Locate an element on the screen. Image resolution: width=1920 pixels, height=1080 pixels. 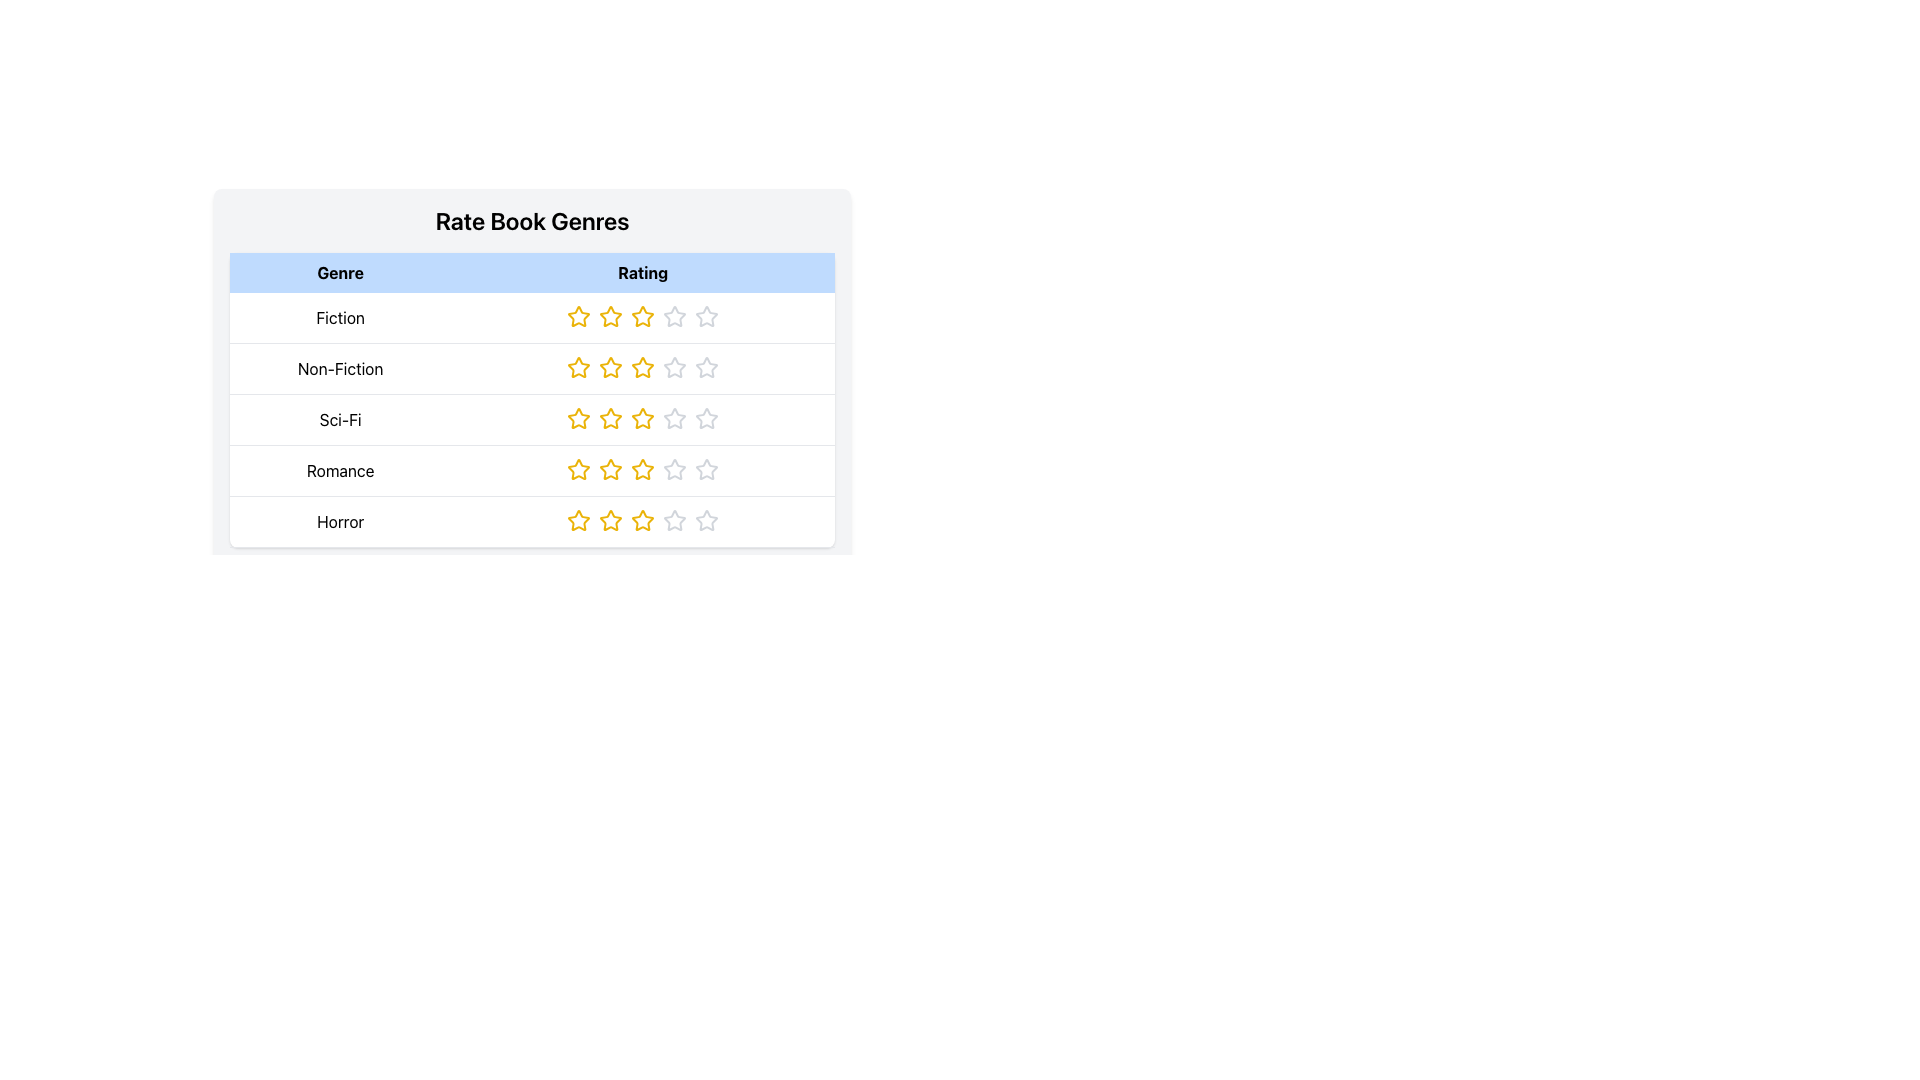
the second star from the left in the rating row for the genre 'Romance' to assign a rating is located at coordinates (610, 470).